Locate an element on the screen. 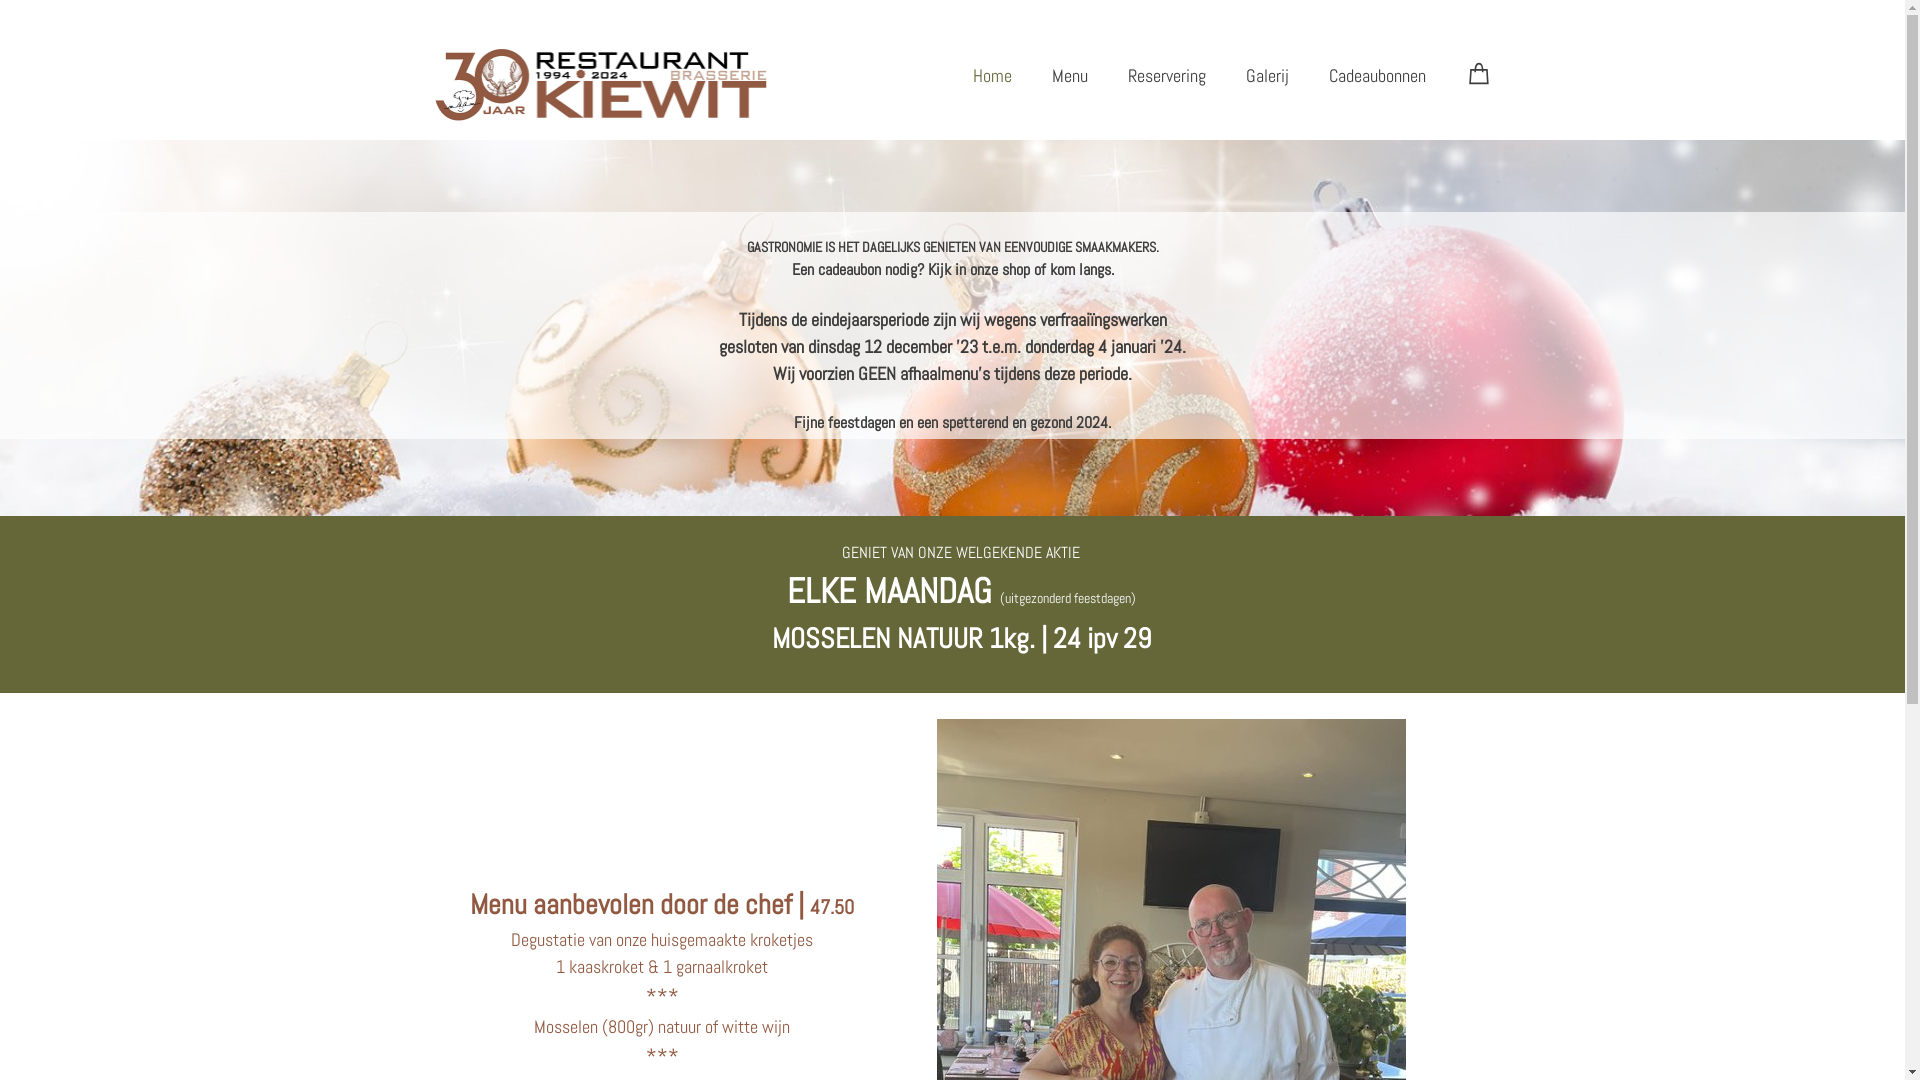  'Galerij' is located at coordinates (1266, 74).